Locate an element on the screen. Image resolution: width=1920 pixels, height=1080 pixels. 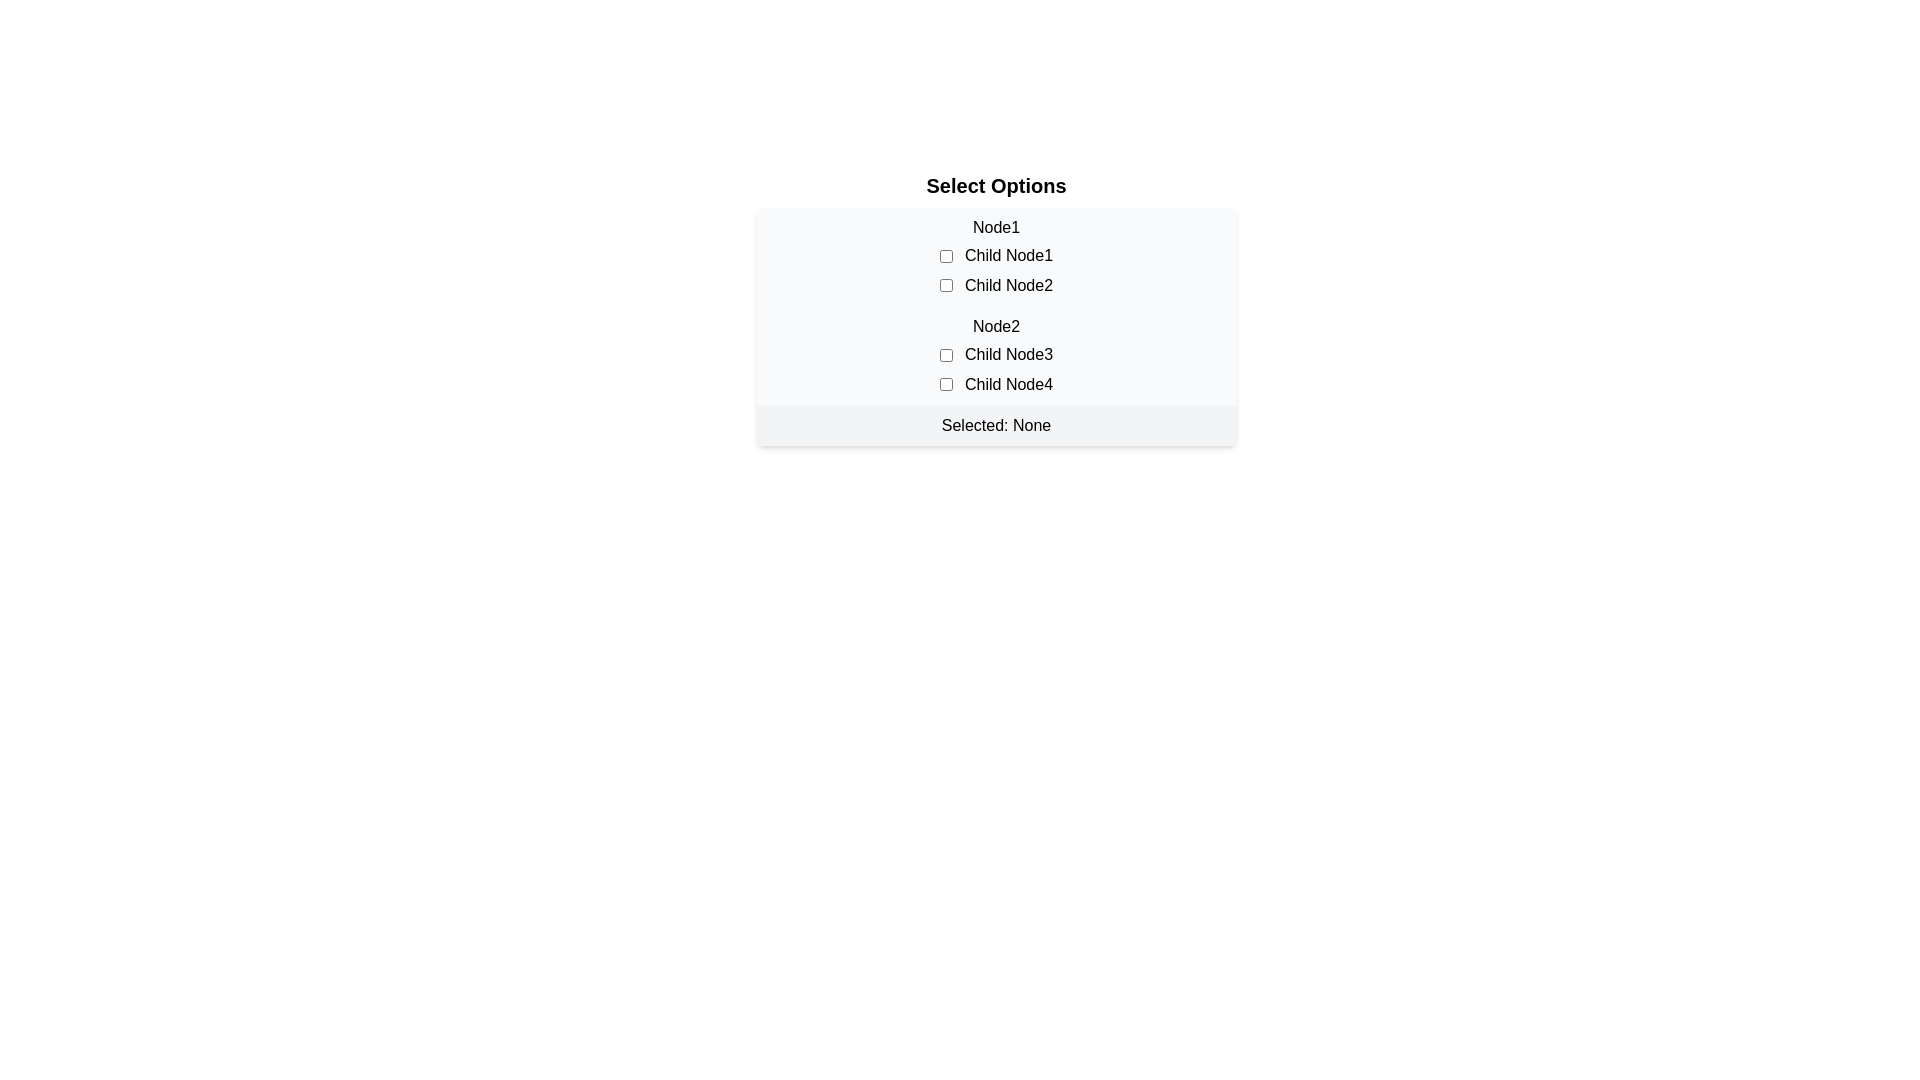
the 'Node1' text label element, which is displayed in bold at the top of a list of selectable options is located at coordinates (996, 226).